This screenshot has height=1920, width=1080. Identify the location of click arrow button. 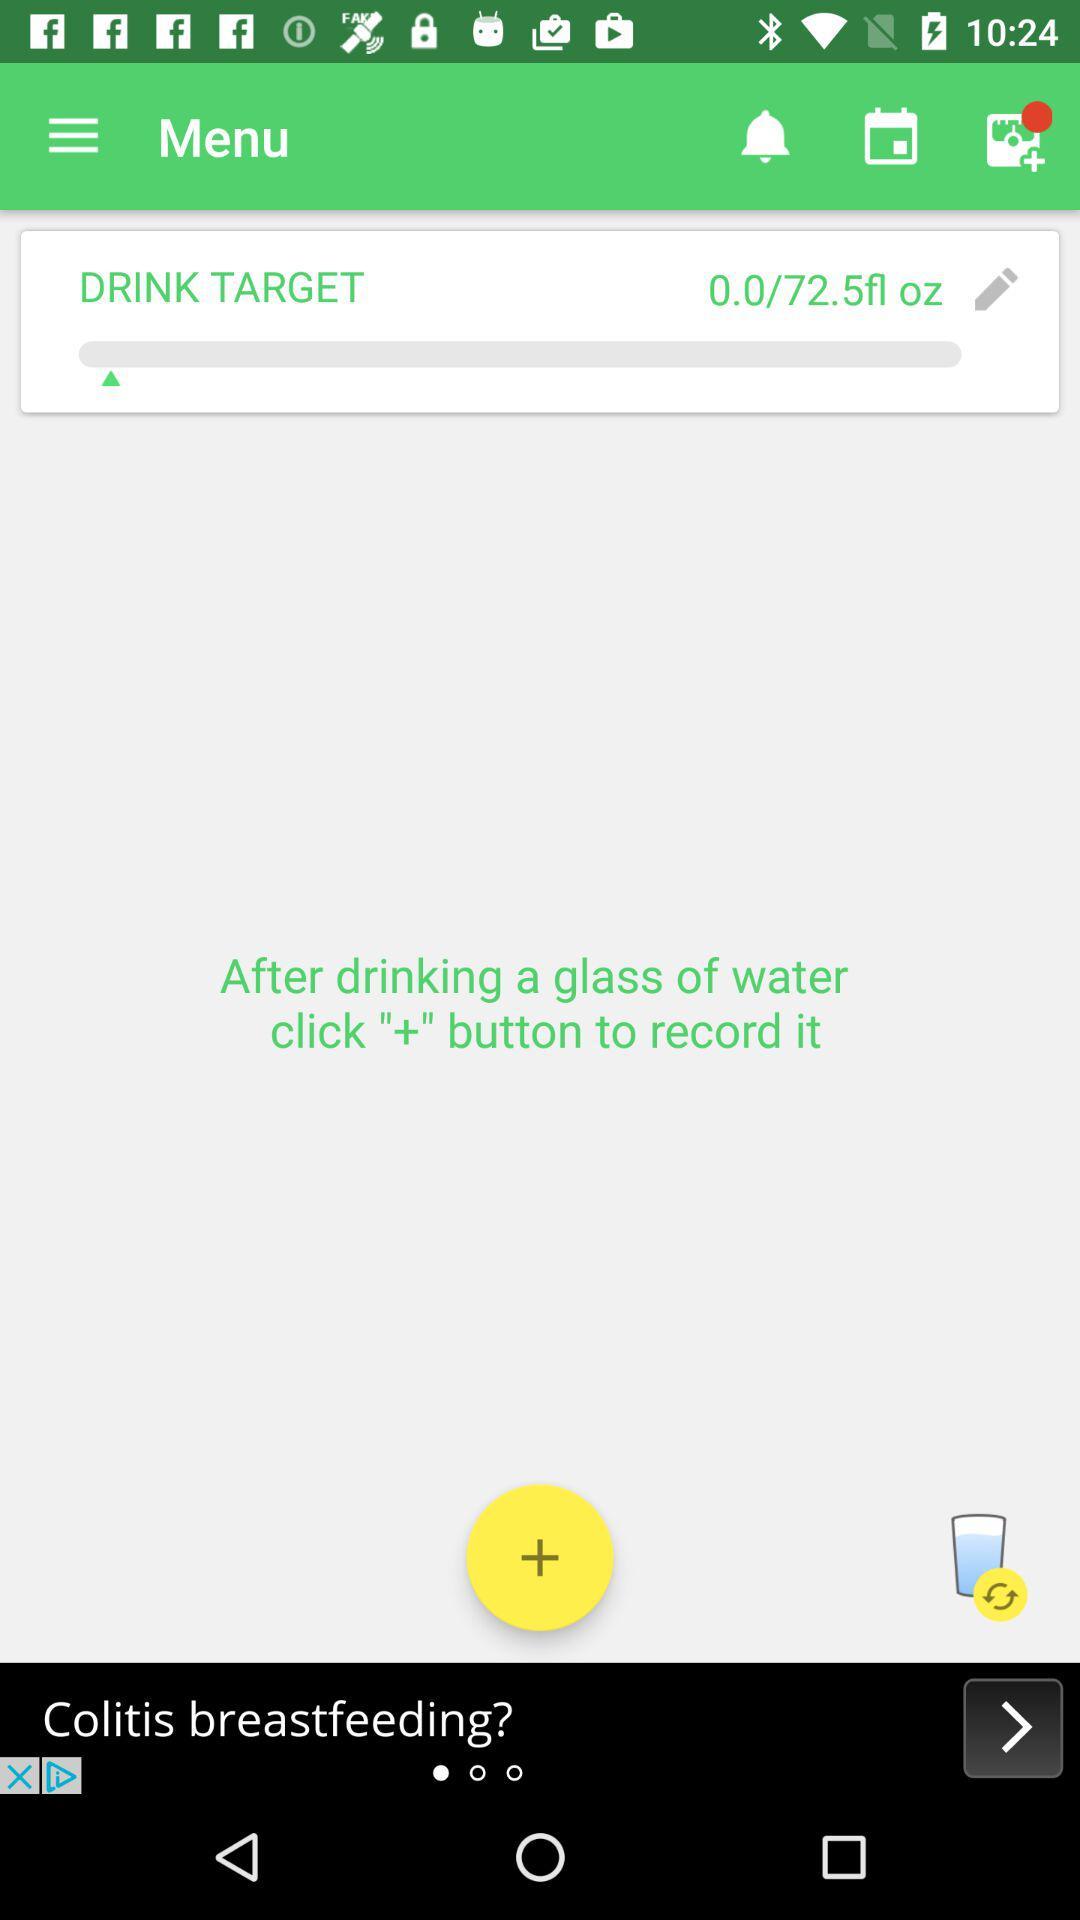
(540, 1727).